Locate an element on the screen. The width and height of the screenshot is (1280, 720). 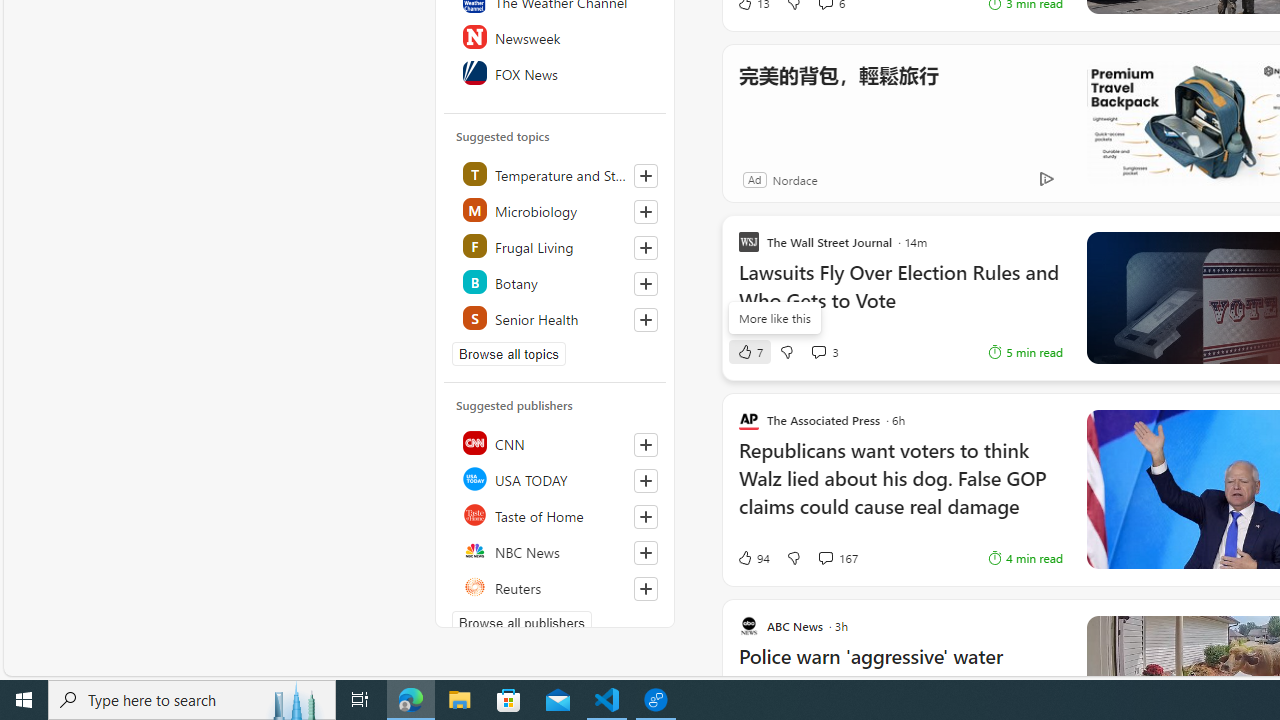
'Follow this source' is located at coordinates (645, 587).